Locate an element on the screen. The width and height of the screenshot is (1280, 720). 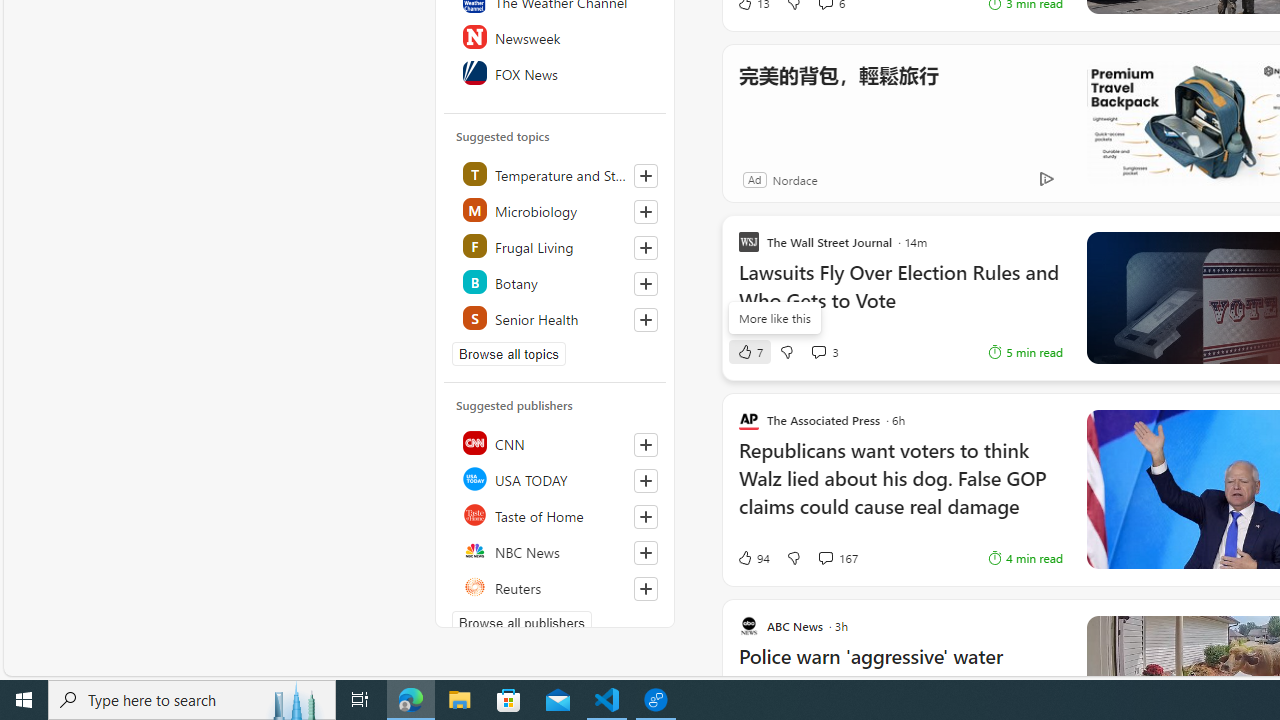
'Follow this source' is located at coordinates (645, 587).